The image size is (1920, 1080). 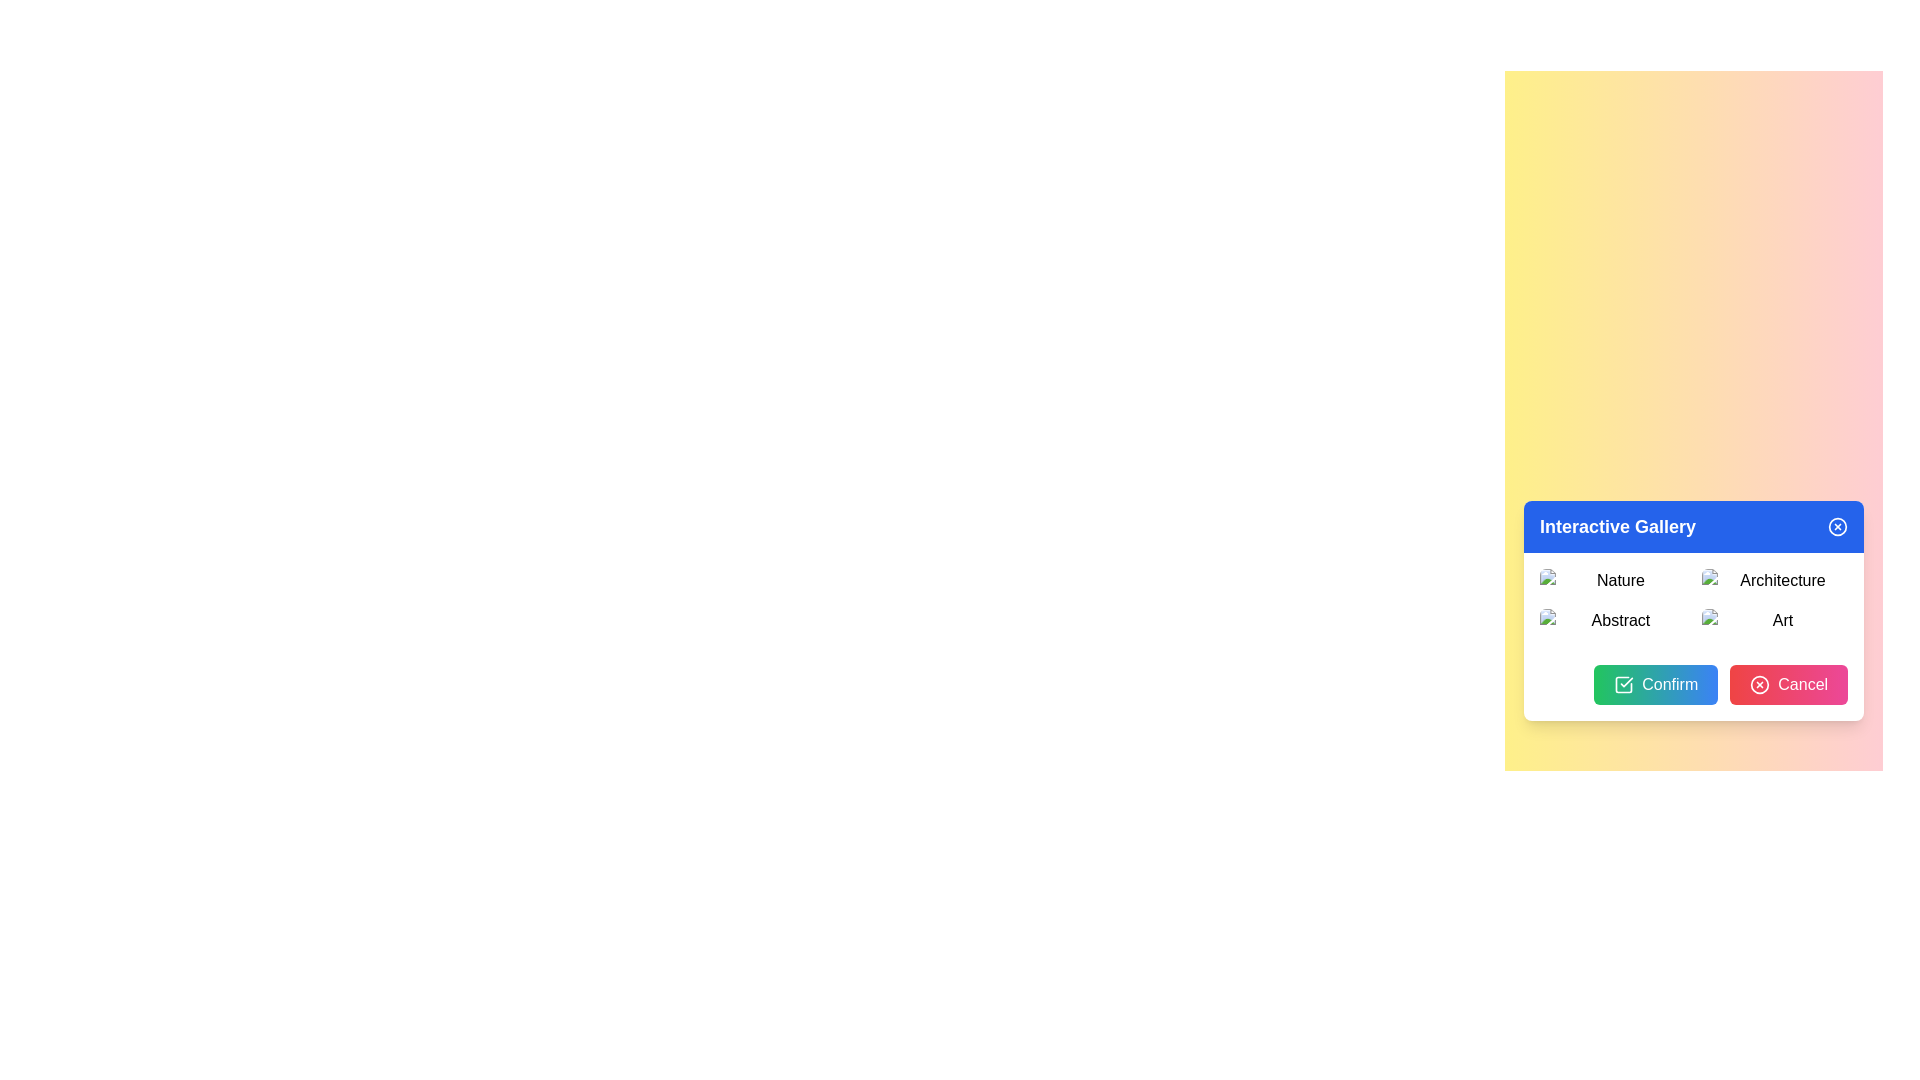 What do you see at coordinates (1775, 581) in the screenshot?
I see `the second item in the gallery labeled 'Architecture'` at bounding box center [1775, 581].